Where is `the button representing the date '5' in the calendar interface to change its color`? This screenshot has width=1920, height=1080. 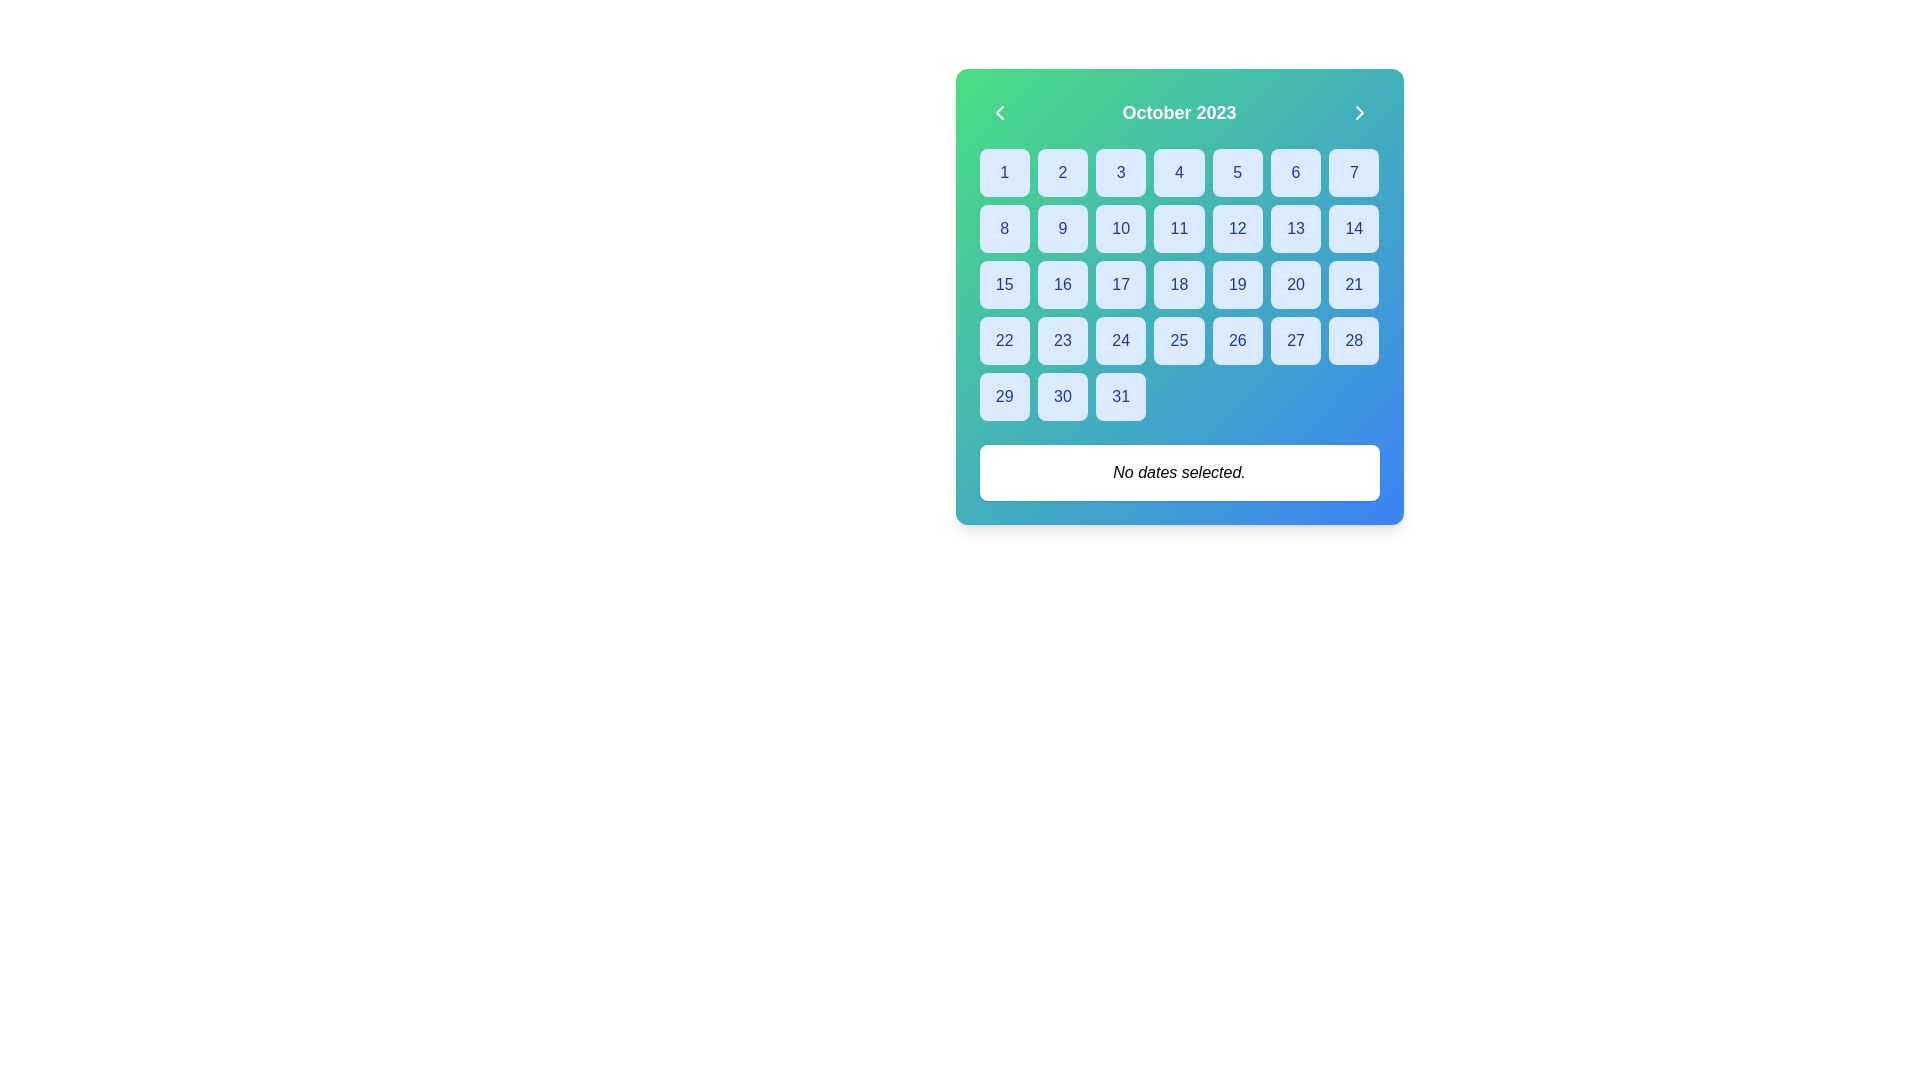 the button representing the date '5' in the calendar interface to change its color is located at coordinates (1236, 172).